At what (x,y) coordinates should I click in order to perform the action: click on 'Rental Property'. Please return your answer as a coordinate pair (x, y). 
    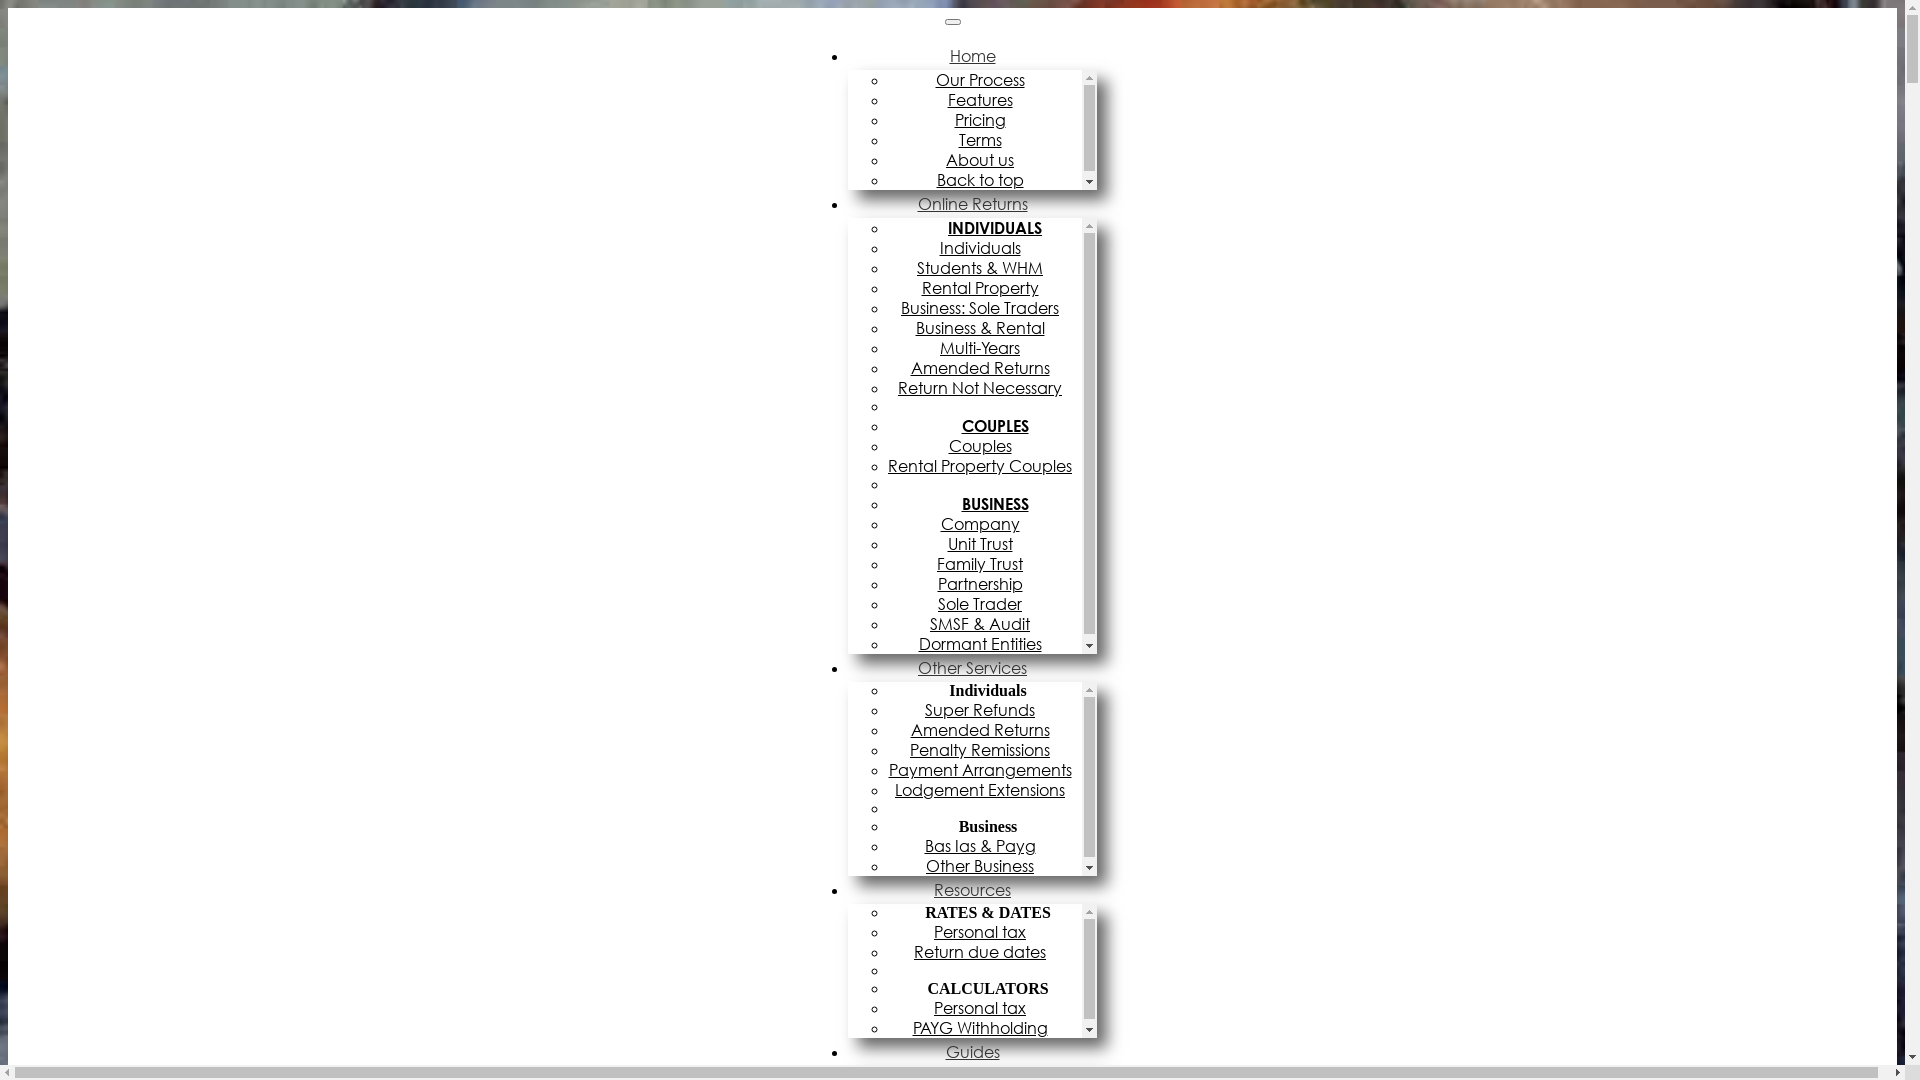
    Looking at the image, I should click on (985, 288).